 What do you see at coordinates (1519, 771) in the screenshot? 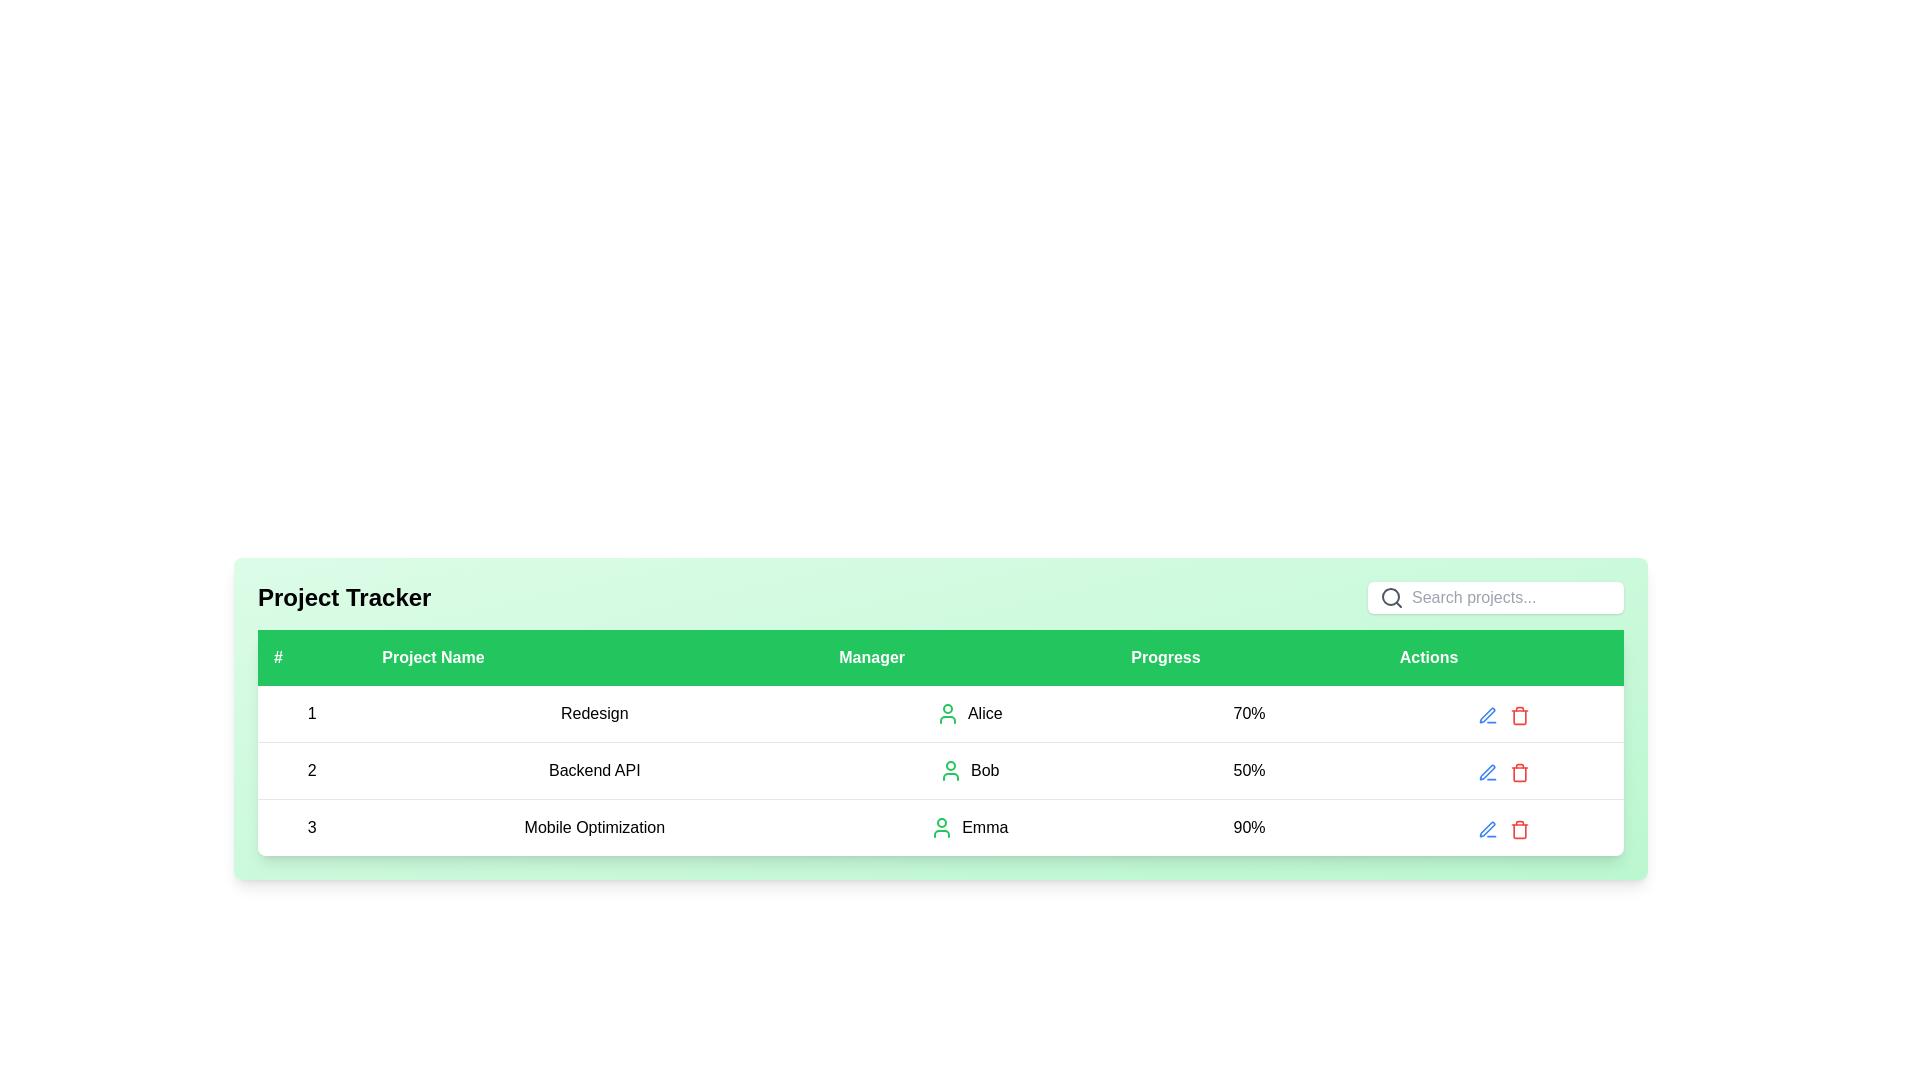
I see `the delete button represented by a trash icon, located as the third icon in the last column of the table under the 'Actions' header for the third row` at bounding box center [1519, 771].